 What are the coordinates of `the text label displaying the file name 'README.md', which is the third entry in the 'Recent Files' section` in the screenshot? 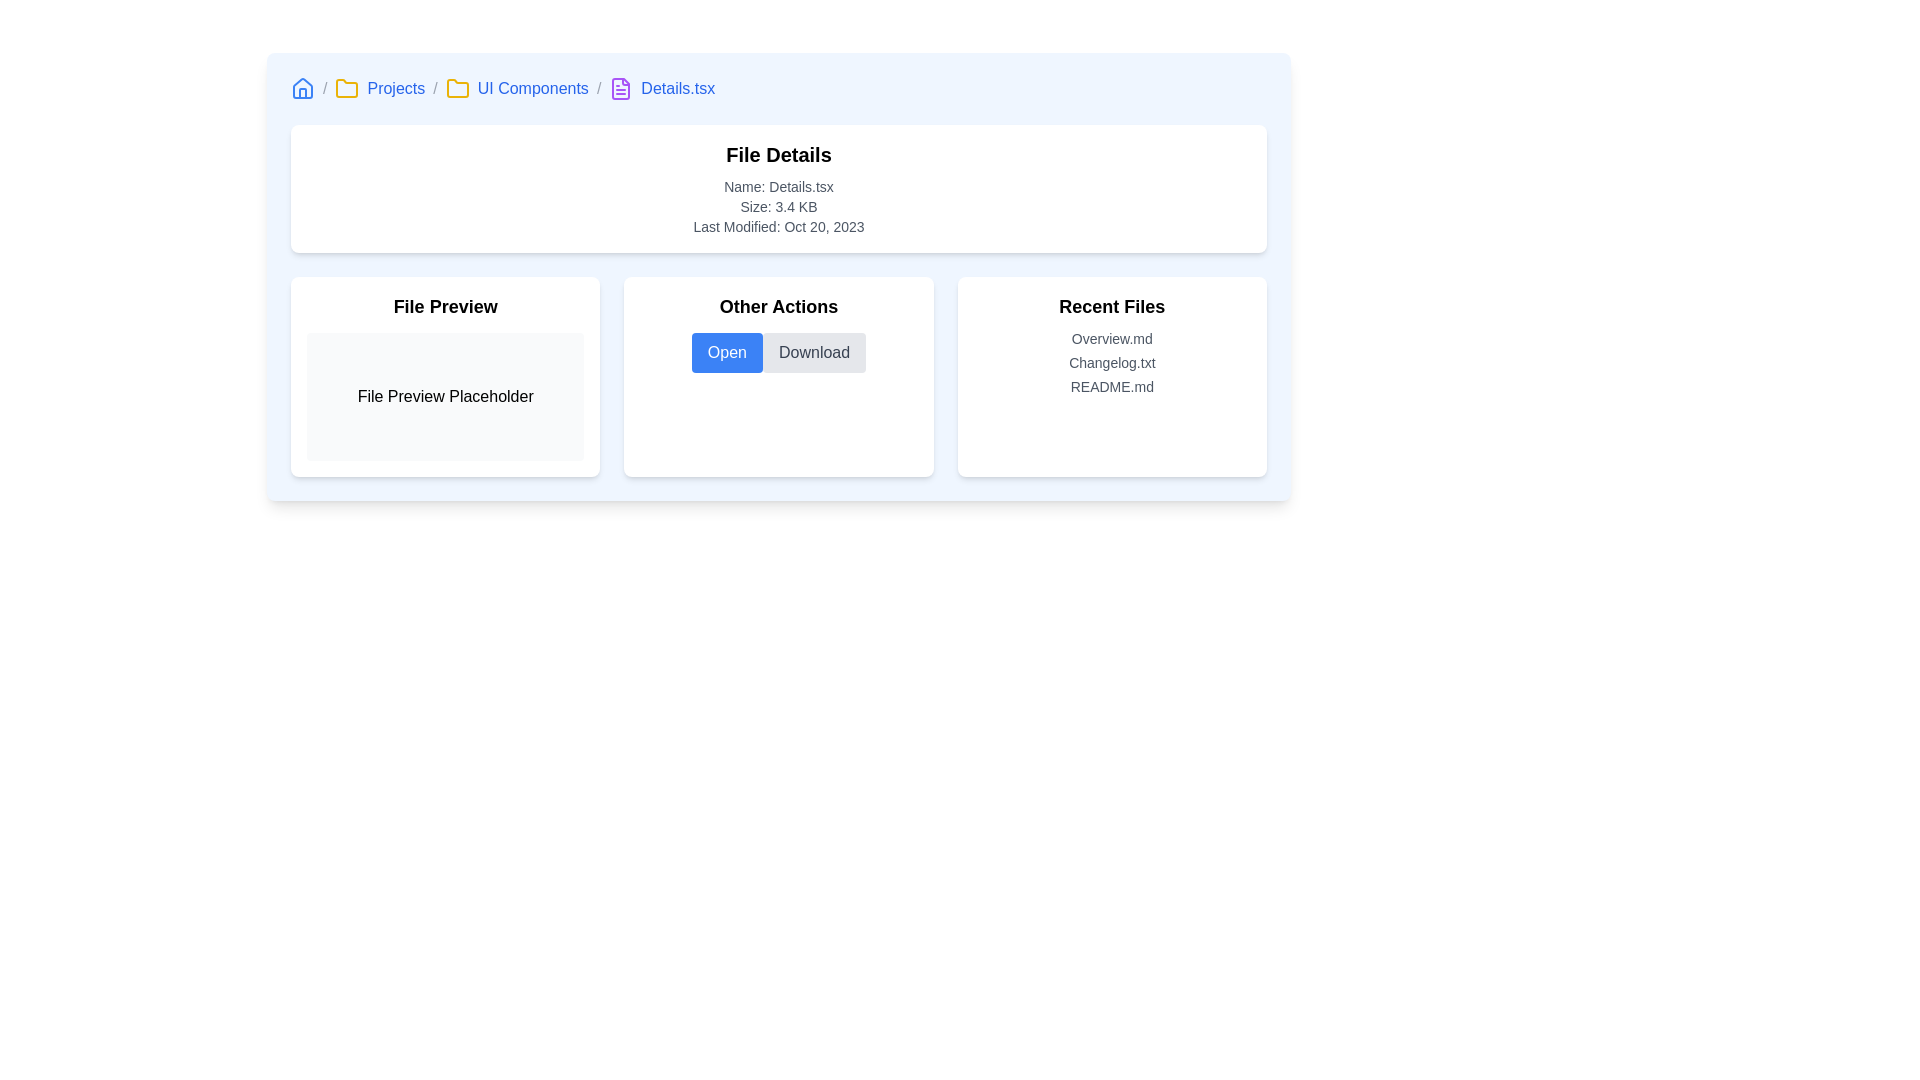 It's located at (1111, 386).